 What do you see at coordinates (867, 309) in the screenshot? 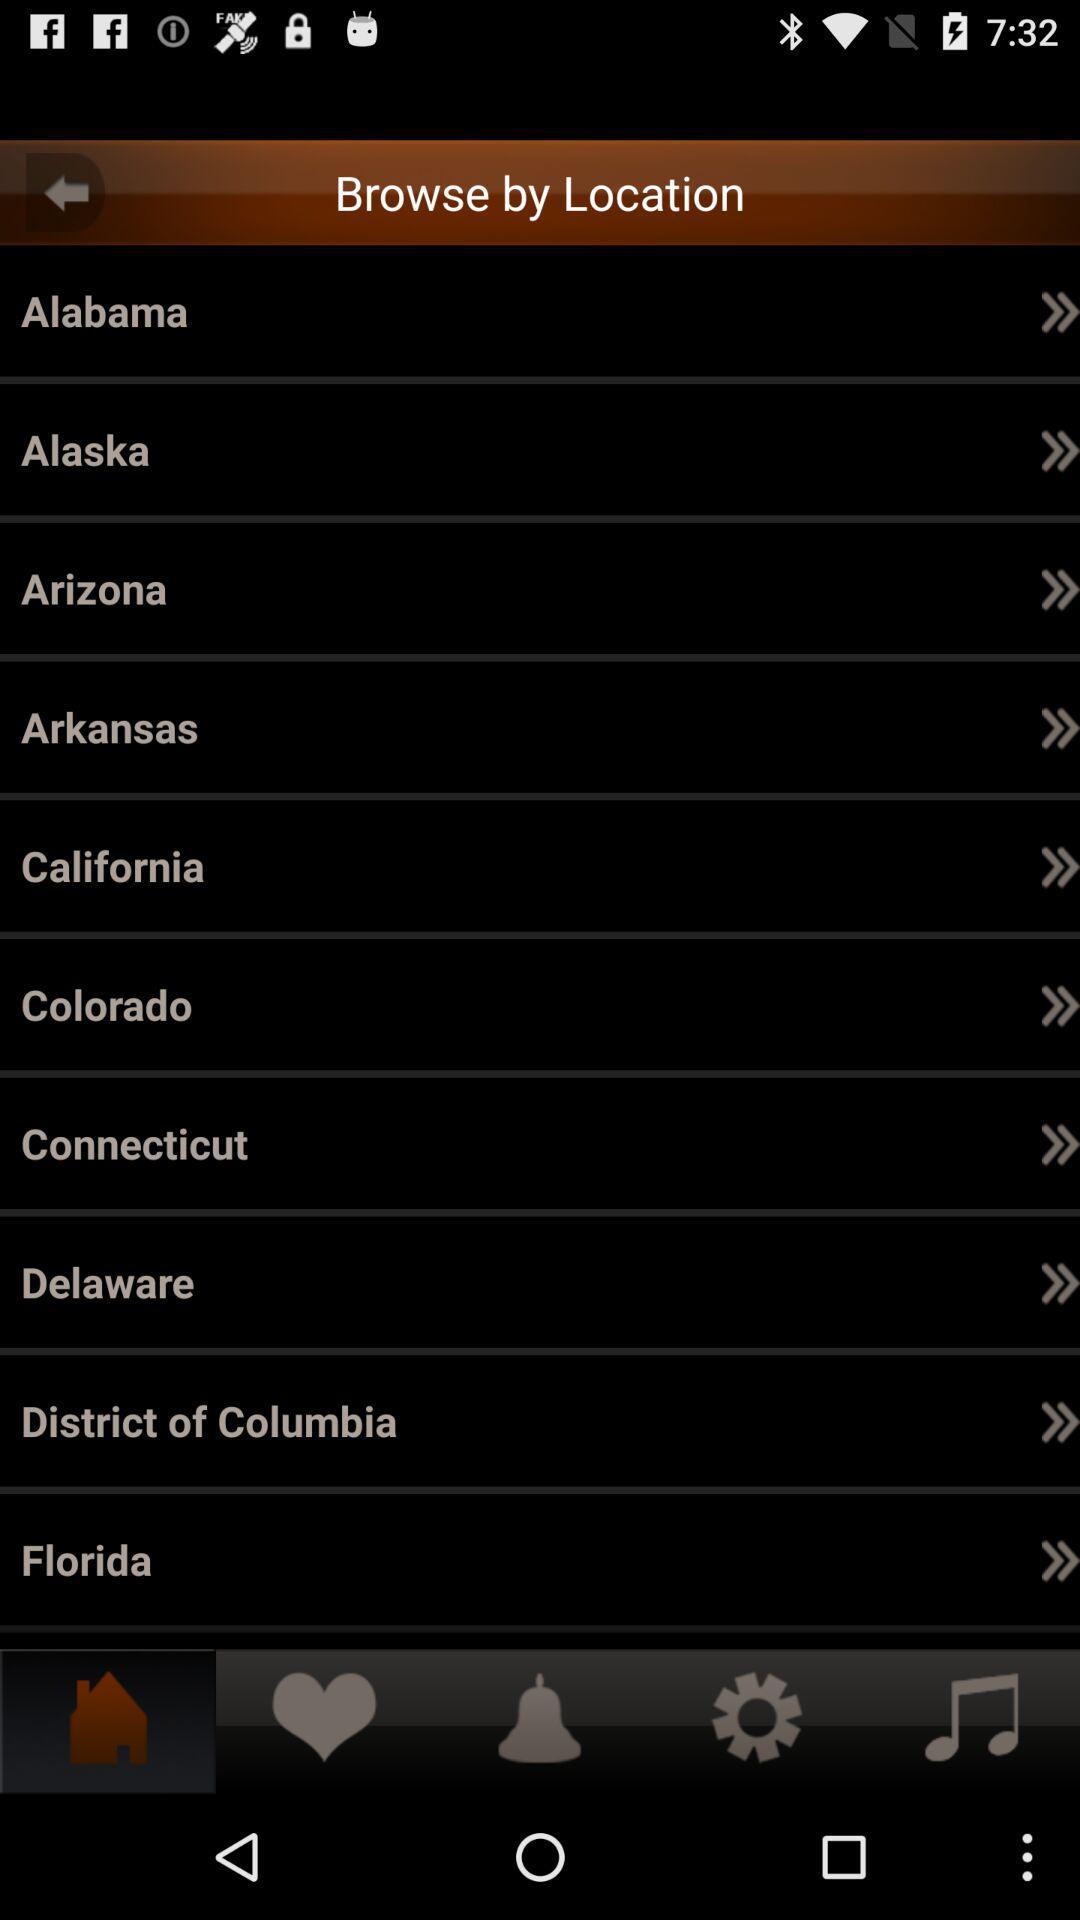
I see `app below california` at bounding box center [867, 309].